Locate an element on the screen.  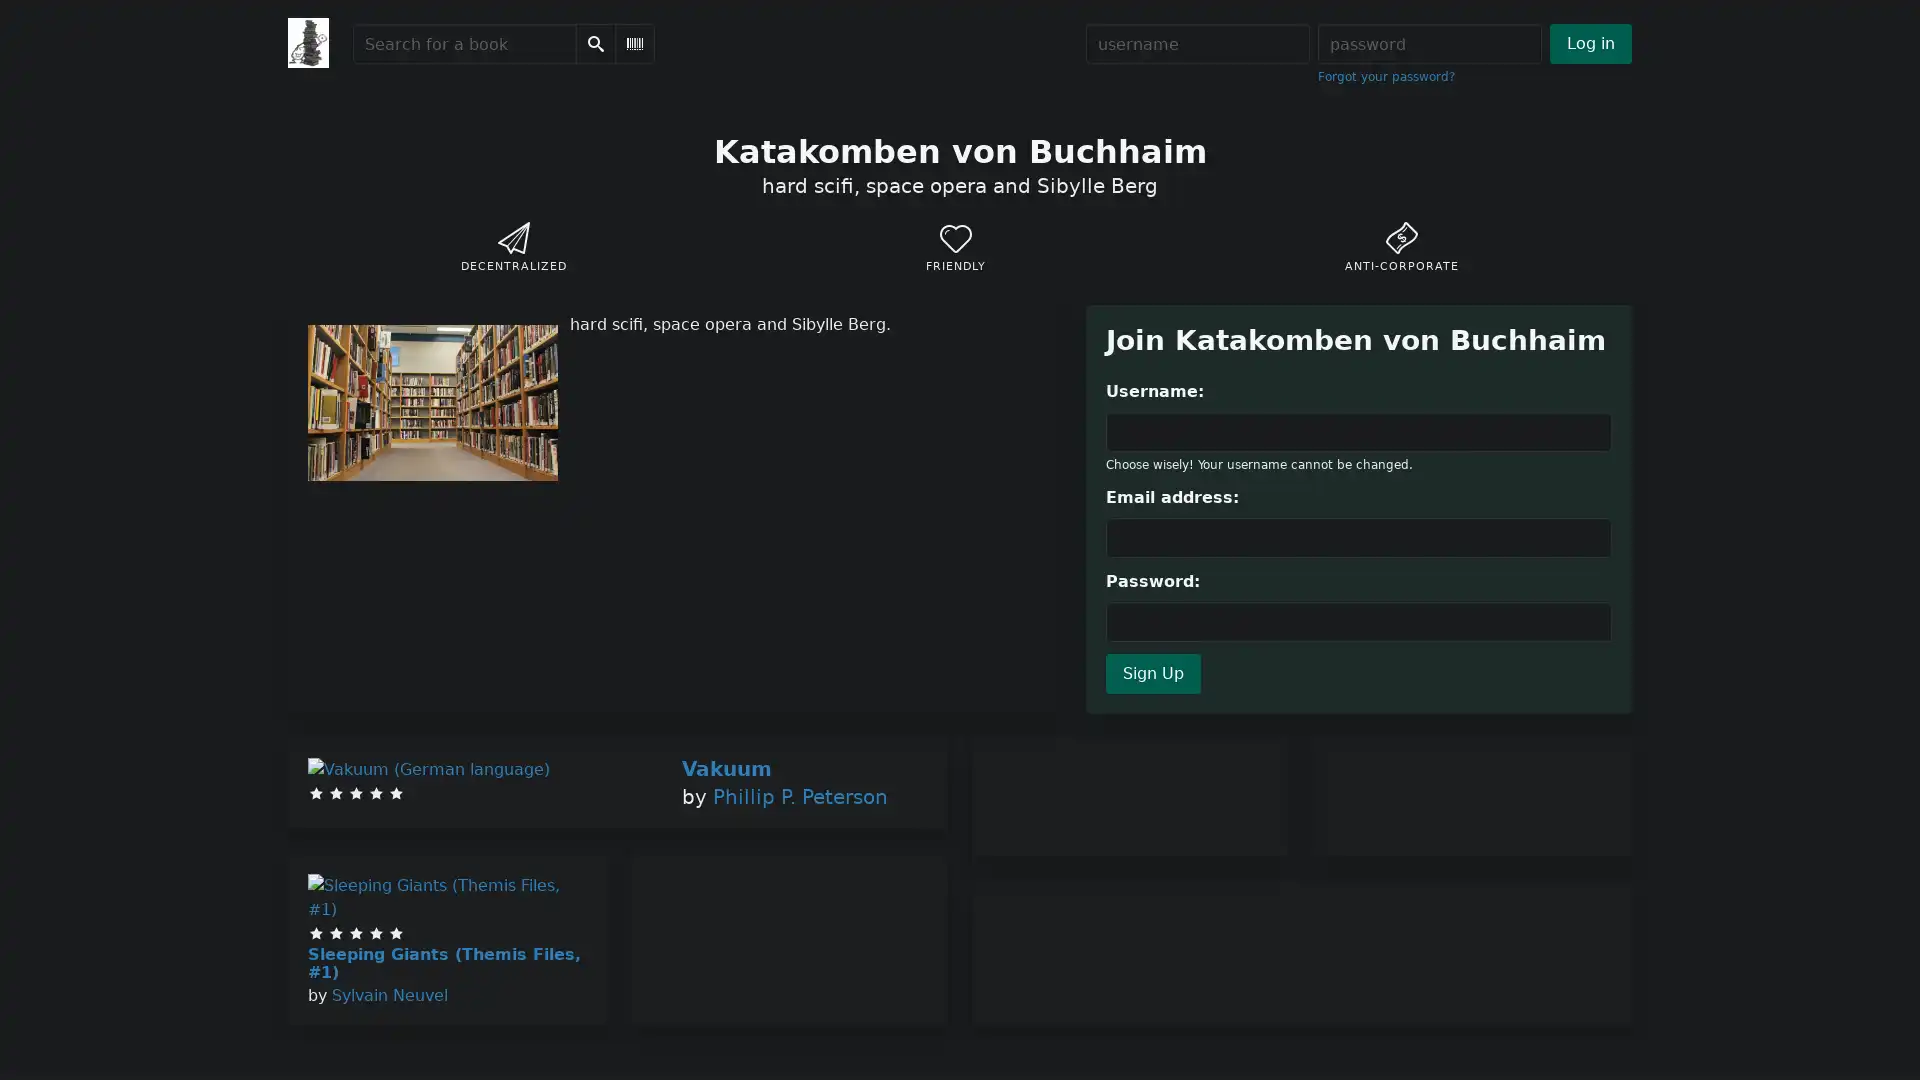
Search is located at coordinates (594, 43).